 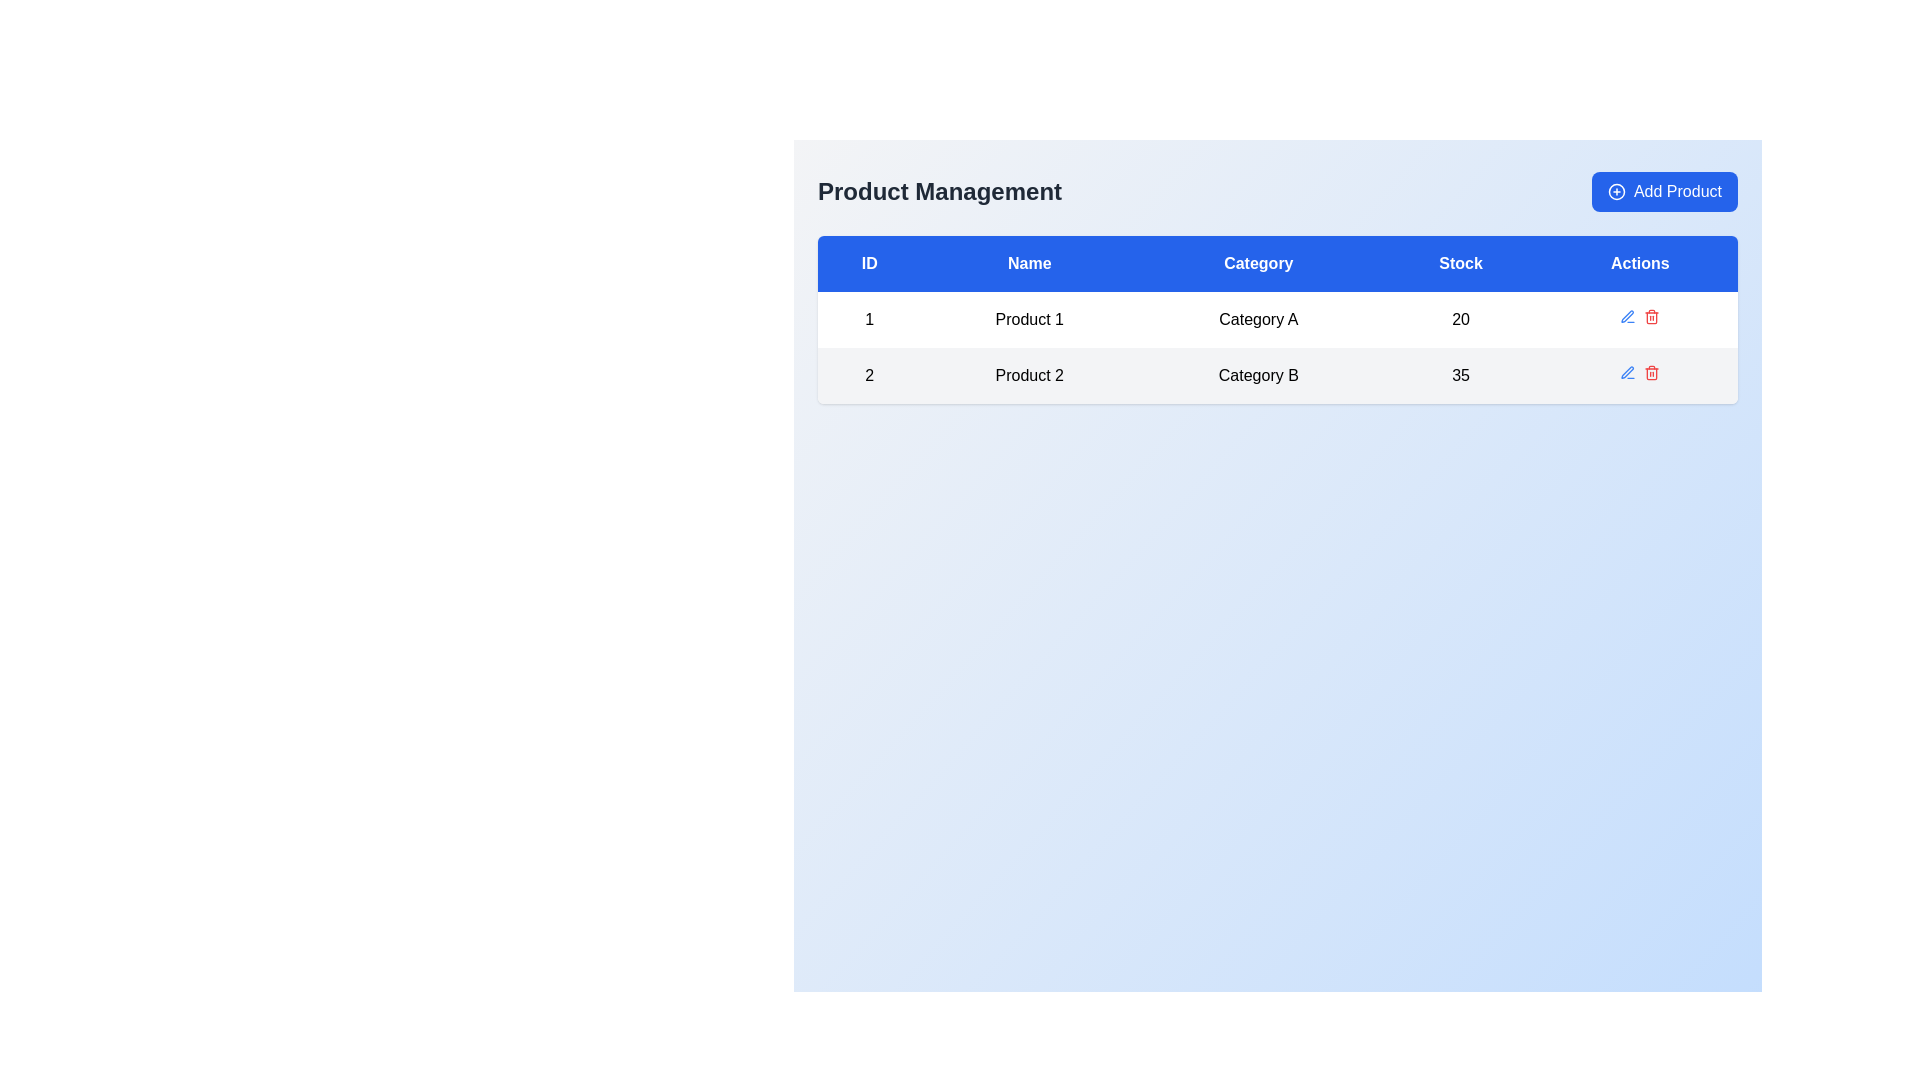 What do you see at coordinates (1461, 375) in the screenshot?
I see `the Text label indicating the stock count for 'Product 2' located in the 'Stock' column of the table` at bounding box center [1461, 375].